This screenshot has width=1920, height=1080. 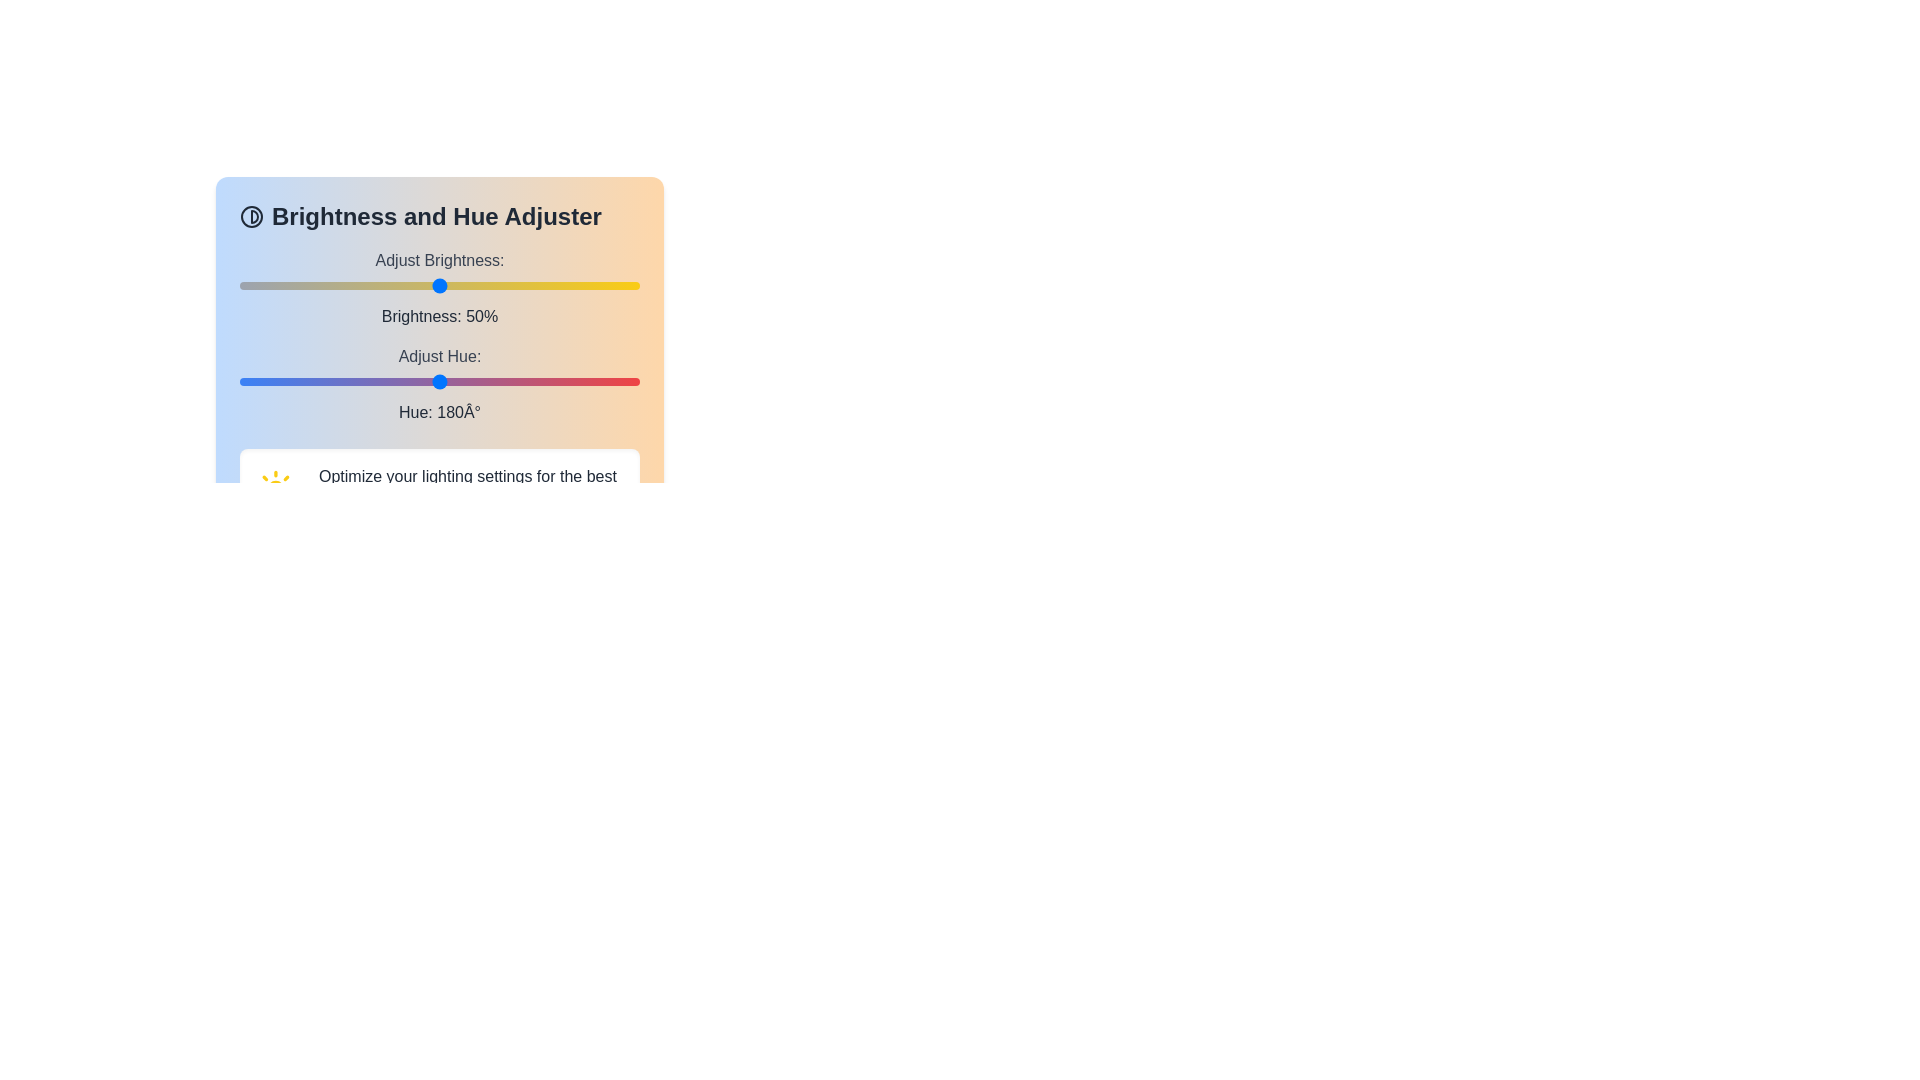 I want to click on the brightness slider to 33%, so click(x=372, y=285).